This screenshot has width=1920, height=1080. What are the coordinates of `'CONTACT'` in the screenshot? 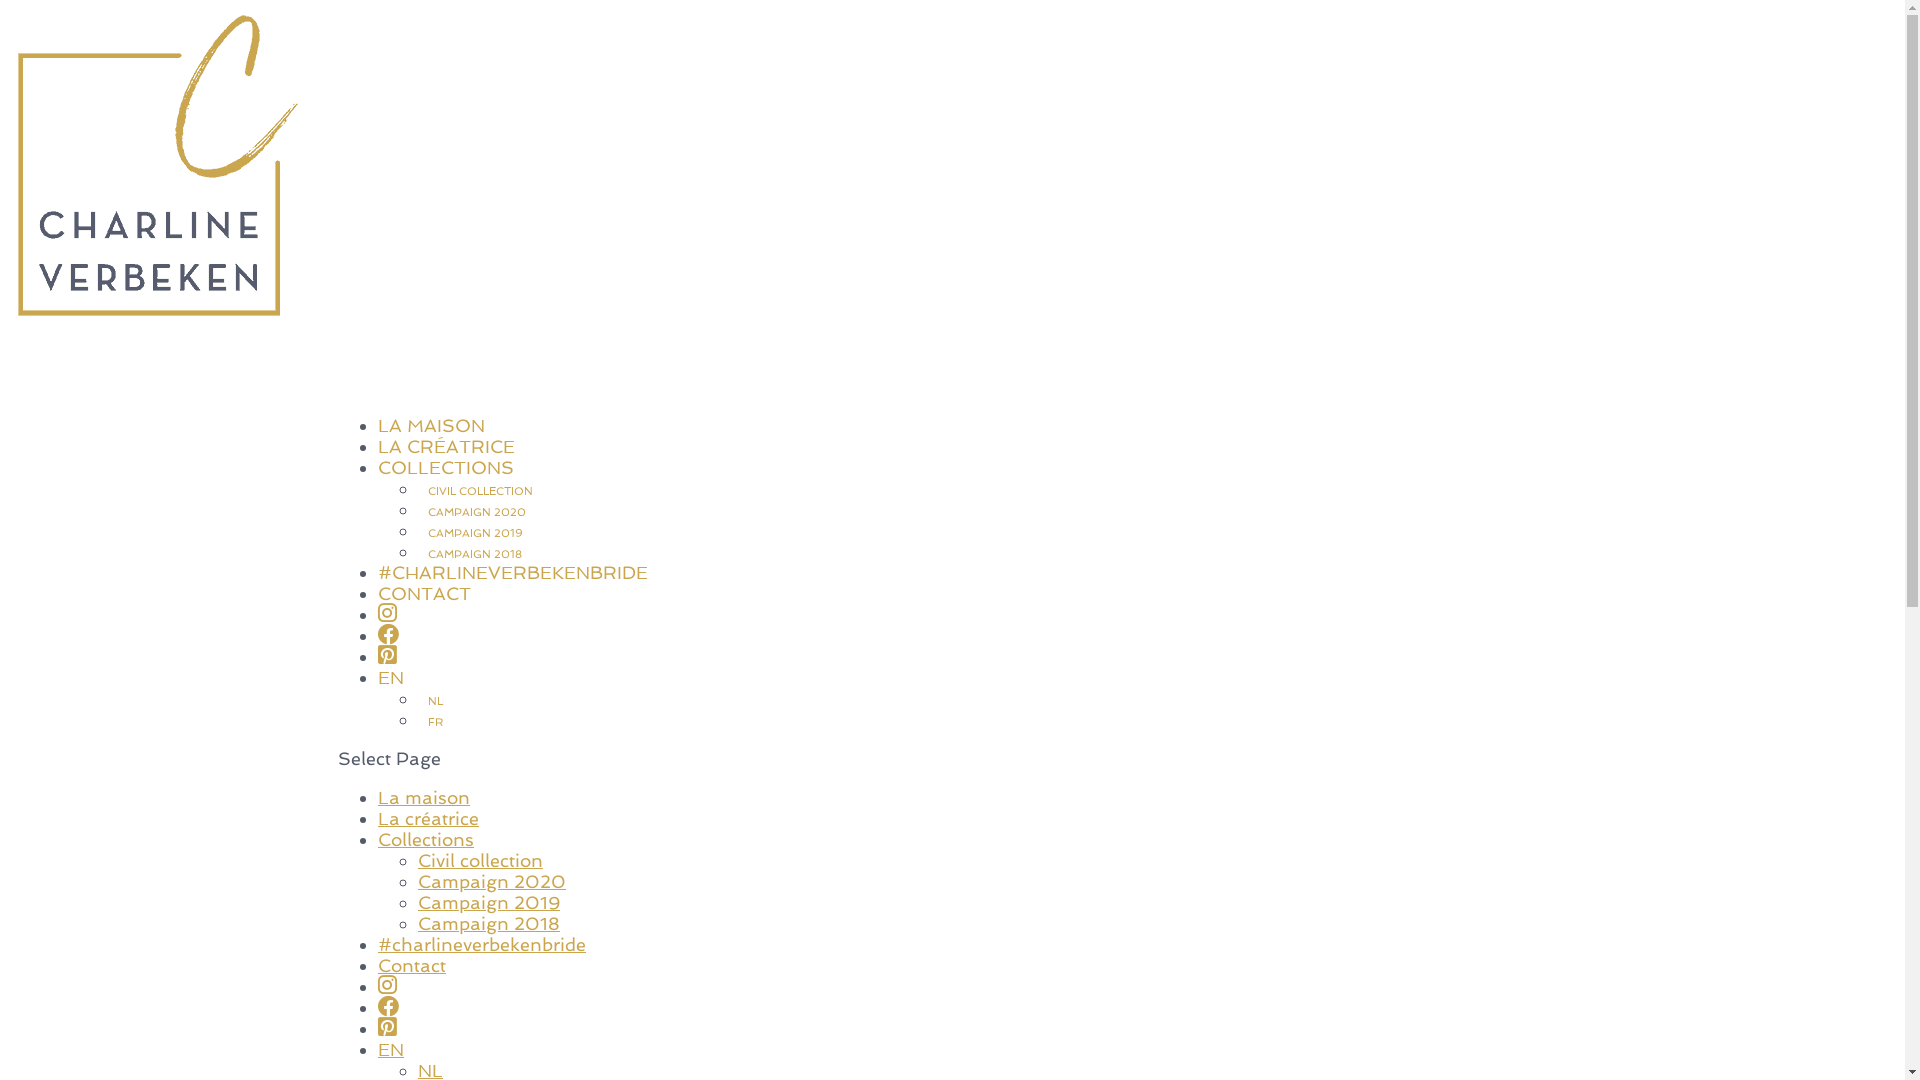 It's located at (423, 627).